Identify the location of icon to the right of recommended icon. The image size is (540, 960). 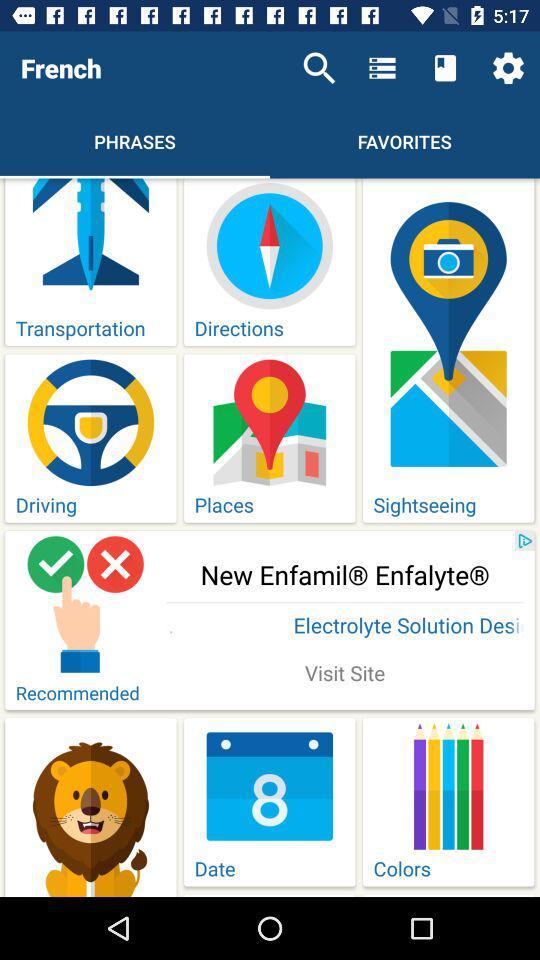
(344, 675).